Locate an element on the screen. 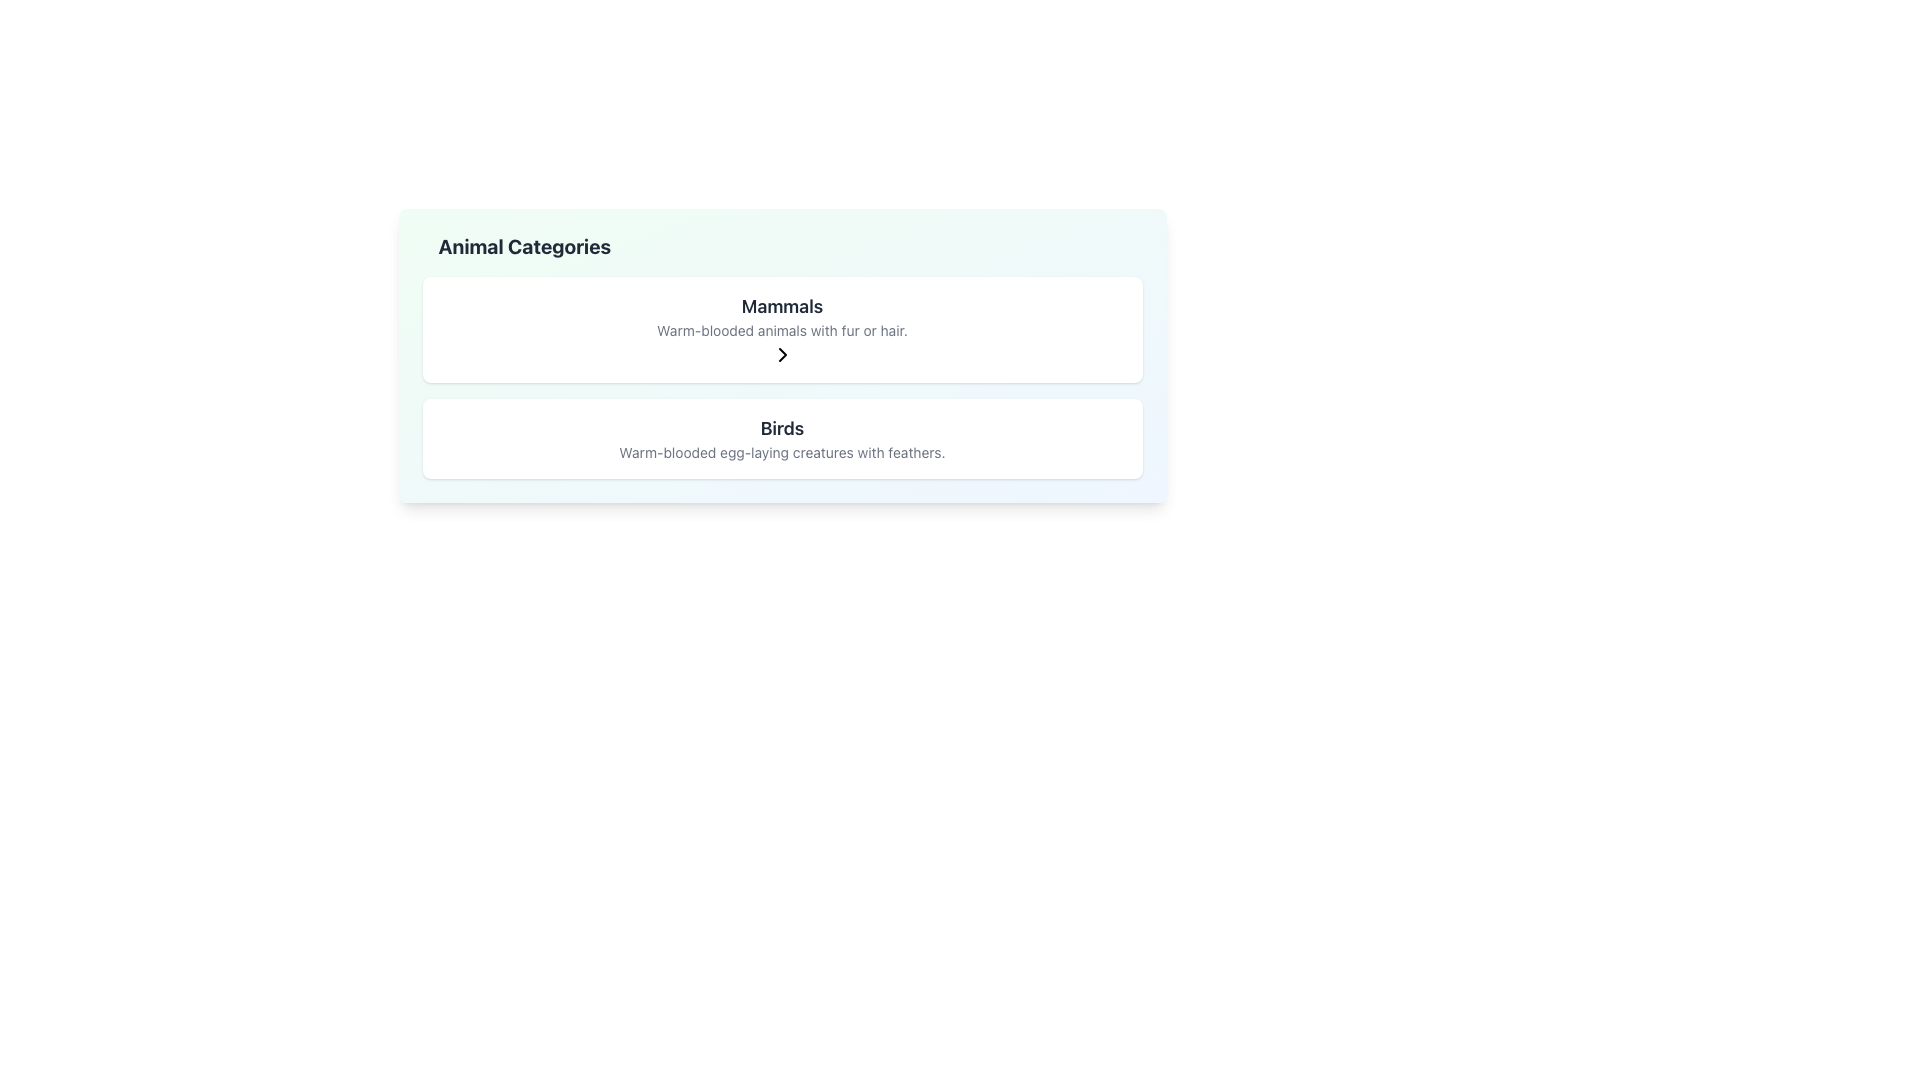 Image resolution: width=1920 pixels, height=1080 pixels. the text label providing supplementary information about the category titled 'Mammals', which is positioned below the title and above an arrow icon in the card layout is located at coordinates (781, 330).